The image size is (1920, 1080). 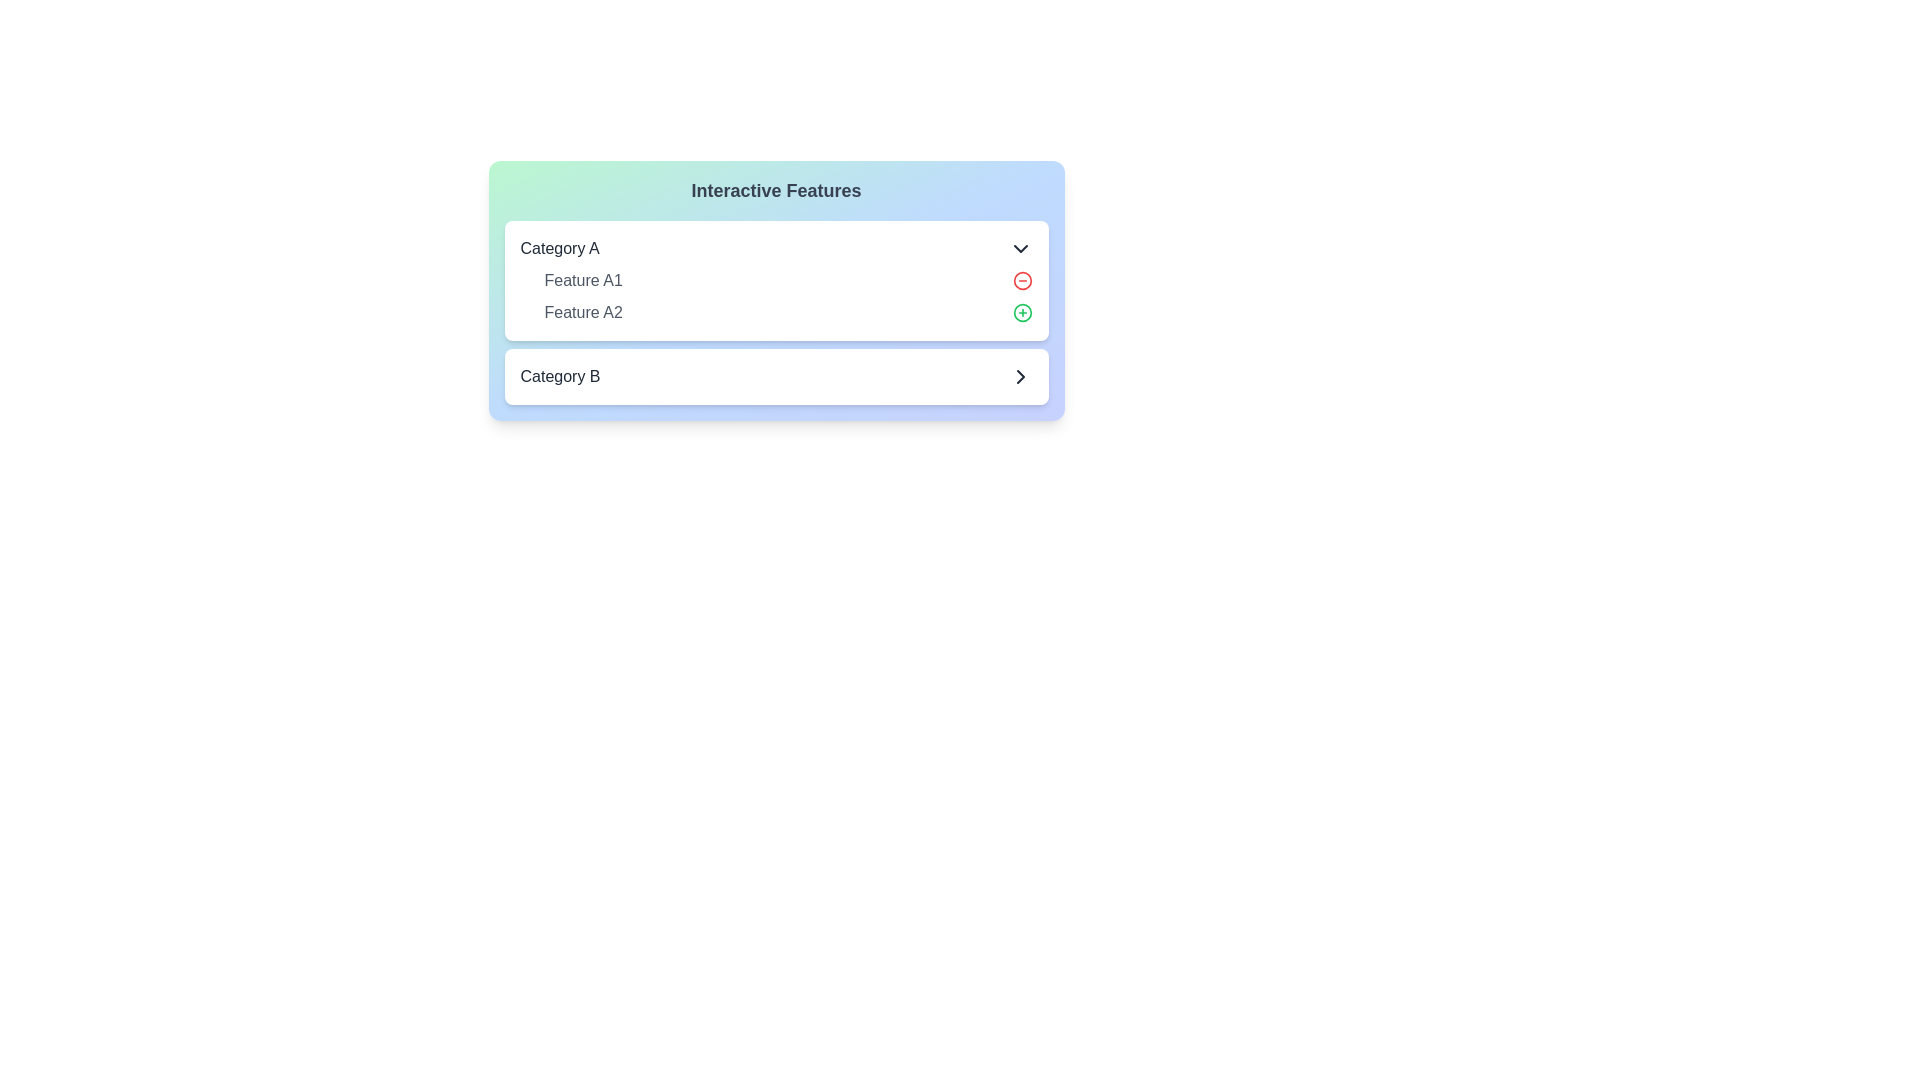 I want to click on the right-pointing chevron icon used for navigation located at the rightmost side of 'Category B' for interaction feedback, so click(x=1020, y=377).